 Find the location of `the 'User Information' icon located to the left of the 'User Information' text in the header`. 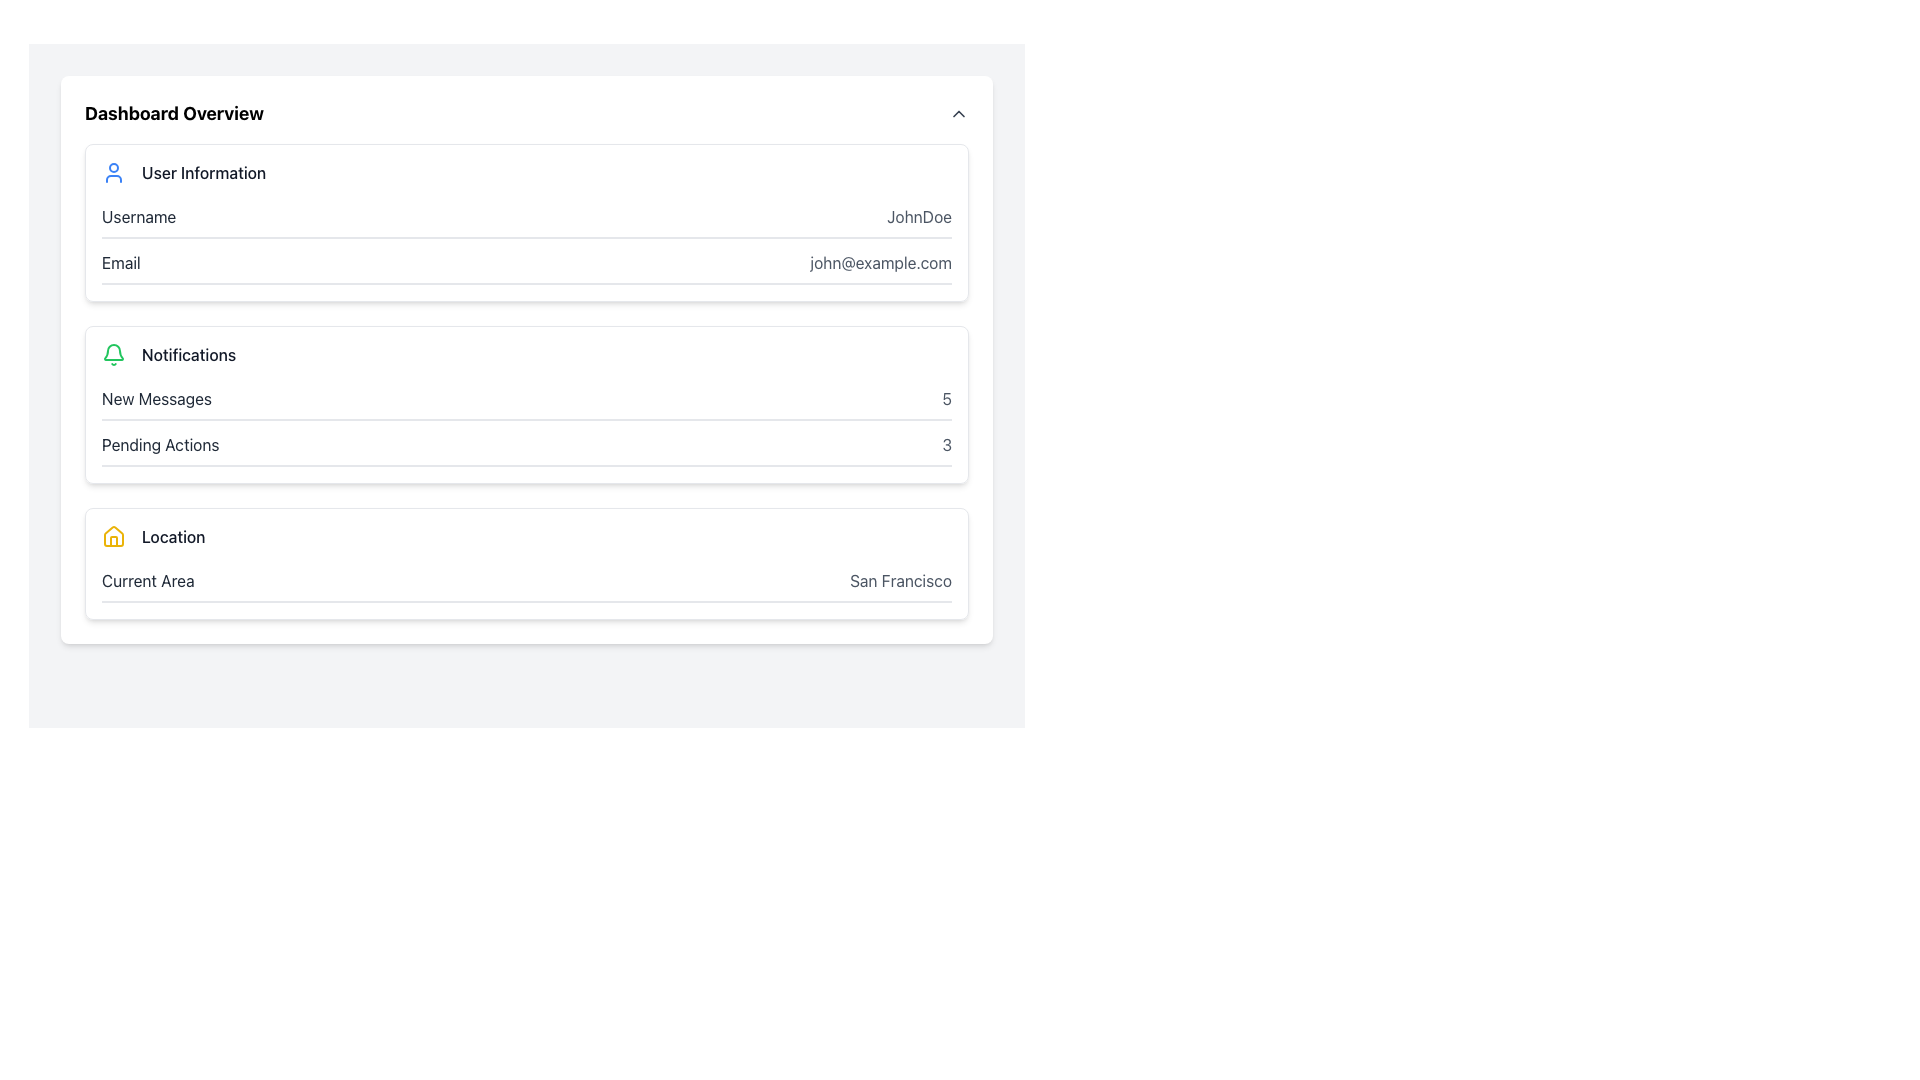

the 'User Information' icon located to the left of the 'User Information' text in the header is located at coordinates (113, 172).